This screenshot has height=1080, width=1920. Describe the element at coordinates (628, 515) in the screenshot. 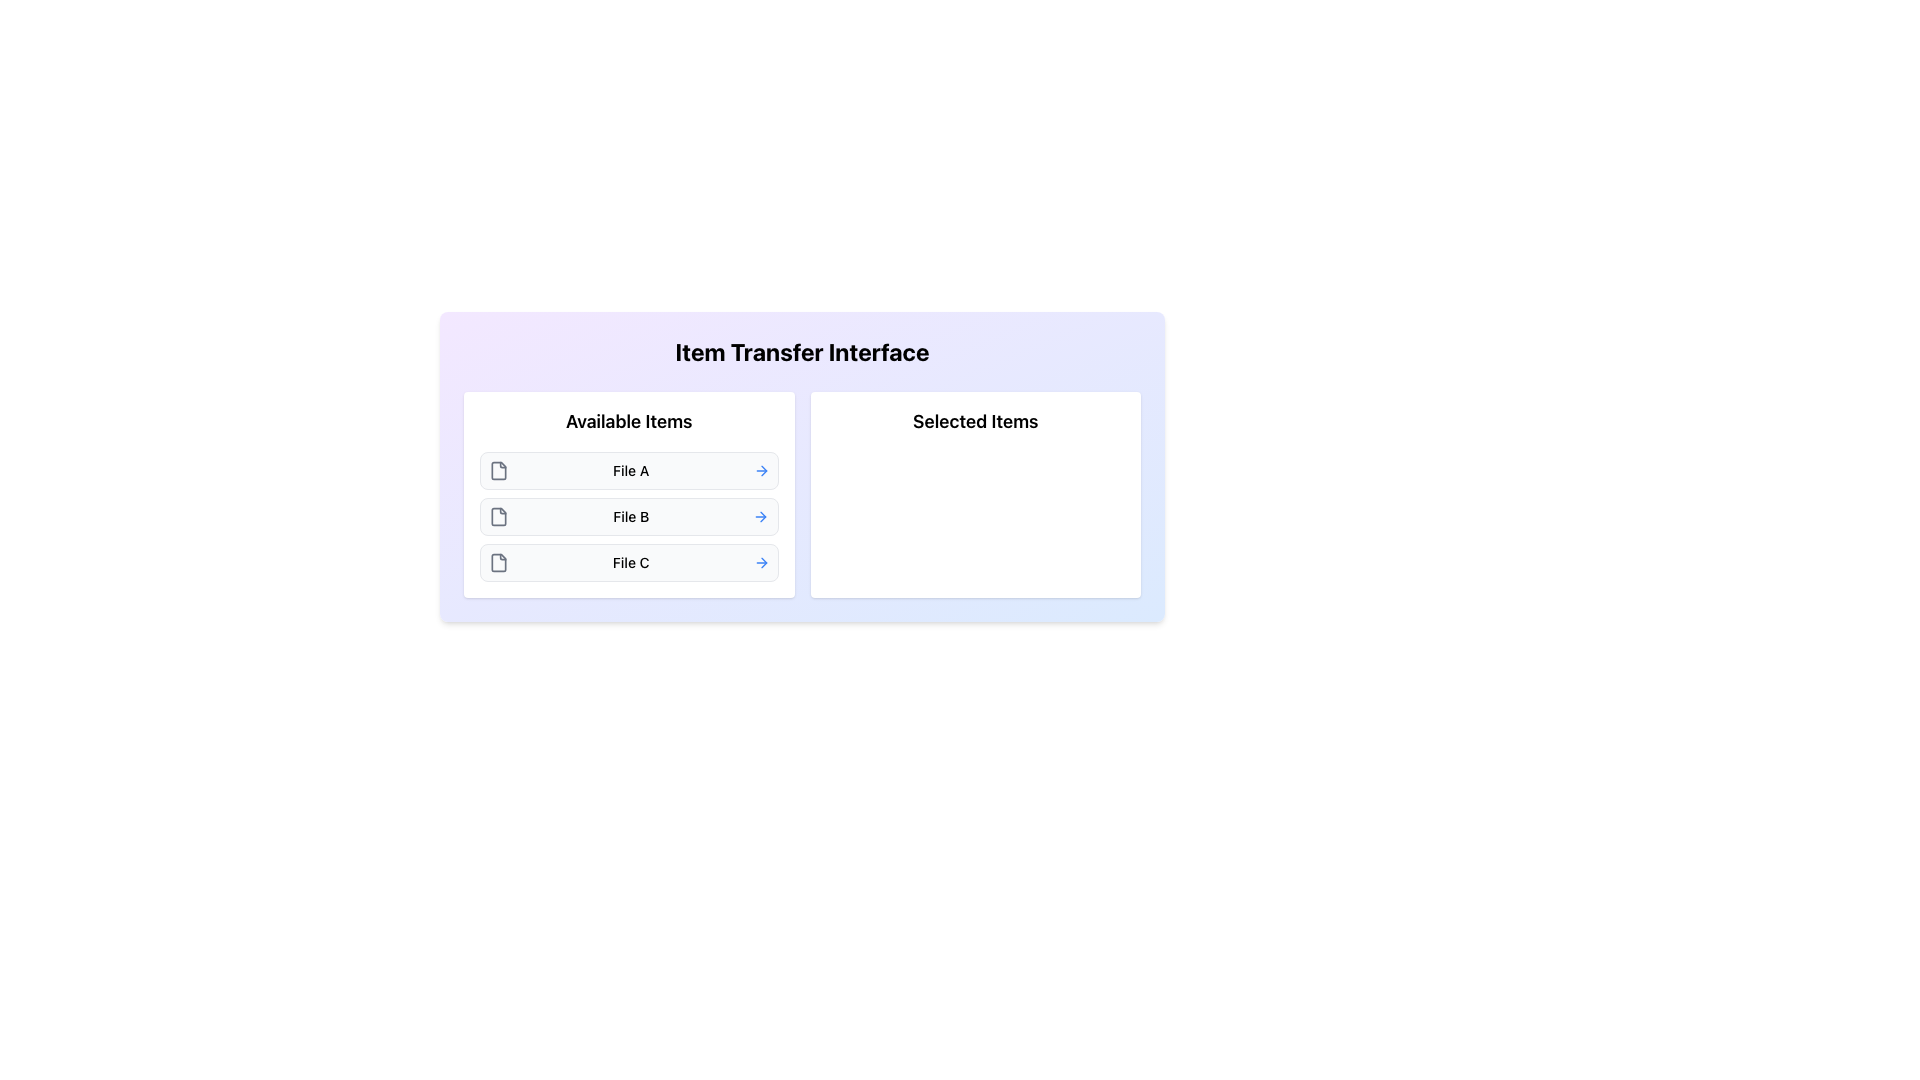

I see `the 'File B' item from the vertically structured list of files within the 'Available Items' card` at that location.